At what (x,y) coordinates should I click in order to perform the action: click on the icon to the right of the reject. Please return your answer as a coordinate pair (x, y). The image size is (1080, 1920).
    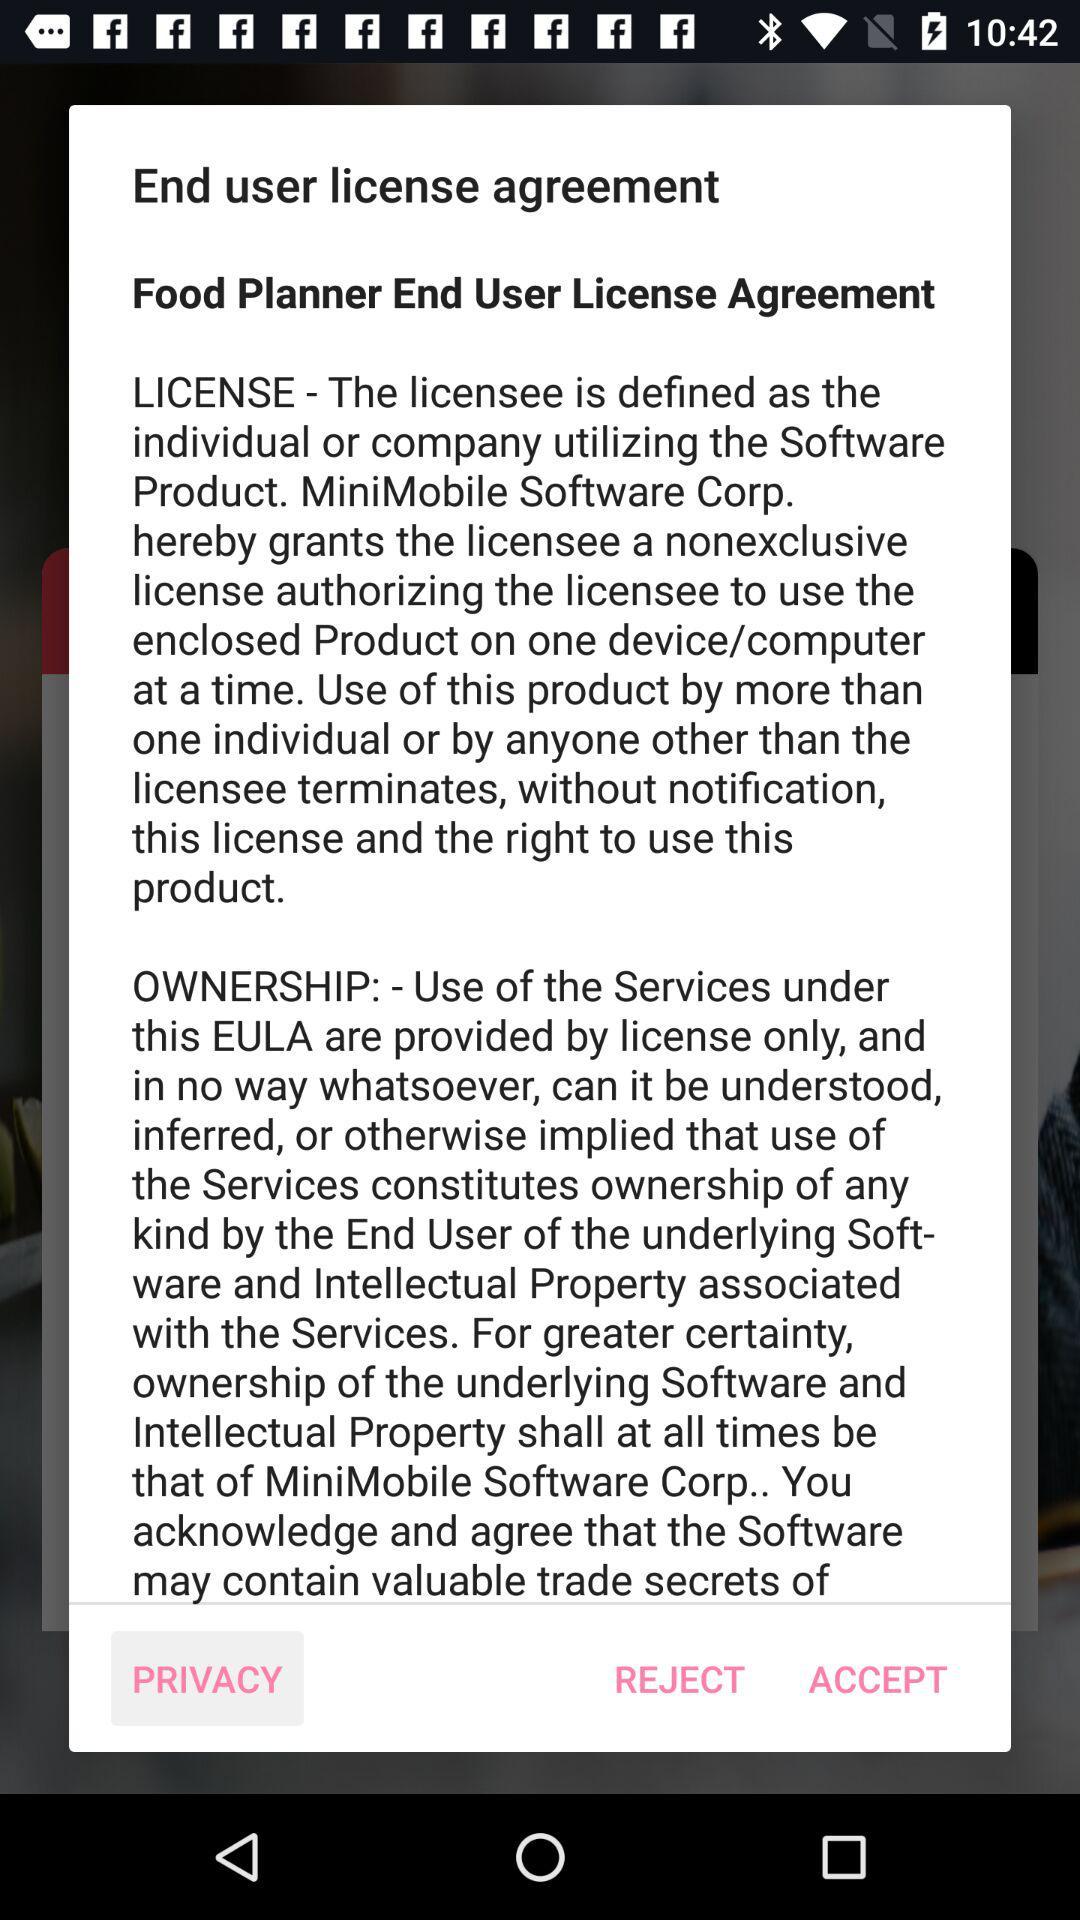
    Looking at the image, I should click on (877, 1678).